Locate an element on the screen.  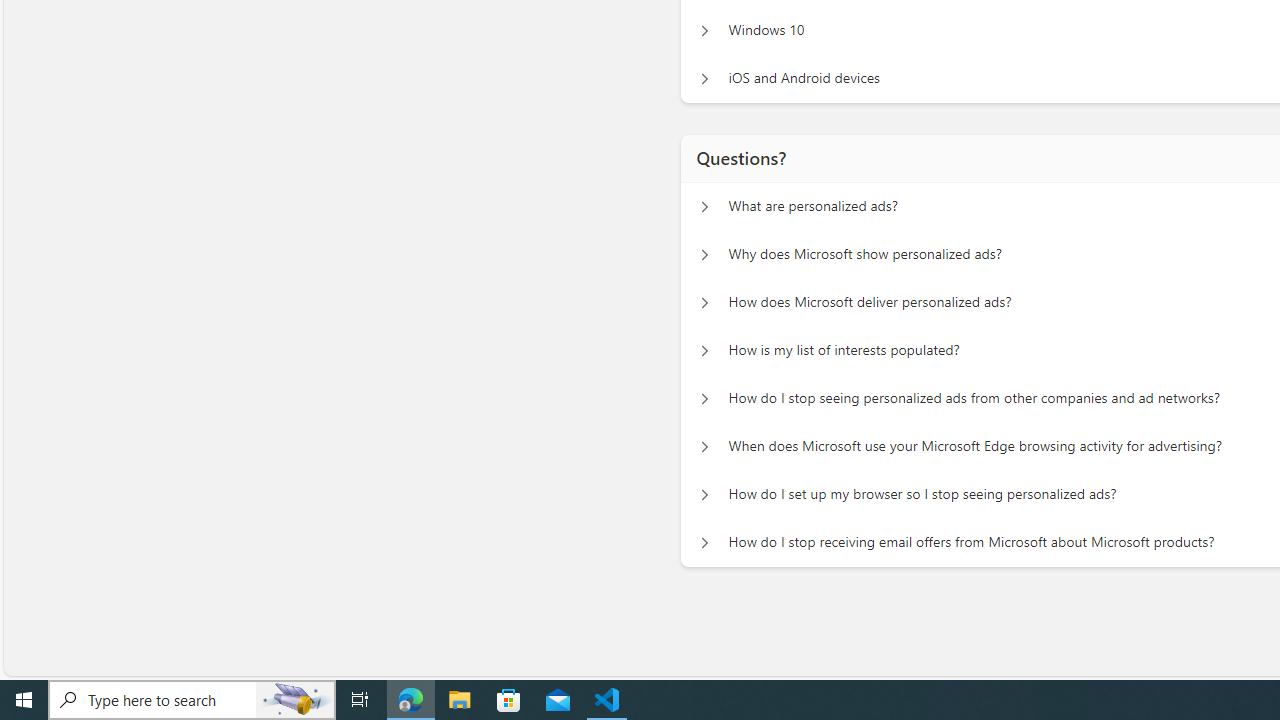
'Questions? How is my list of interests populated?' is located at coordinates (704, 350).